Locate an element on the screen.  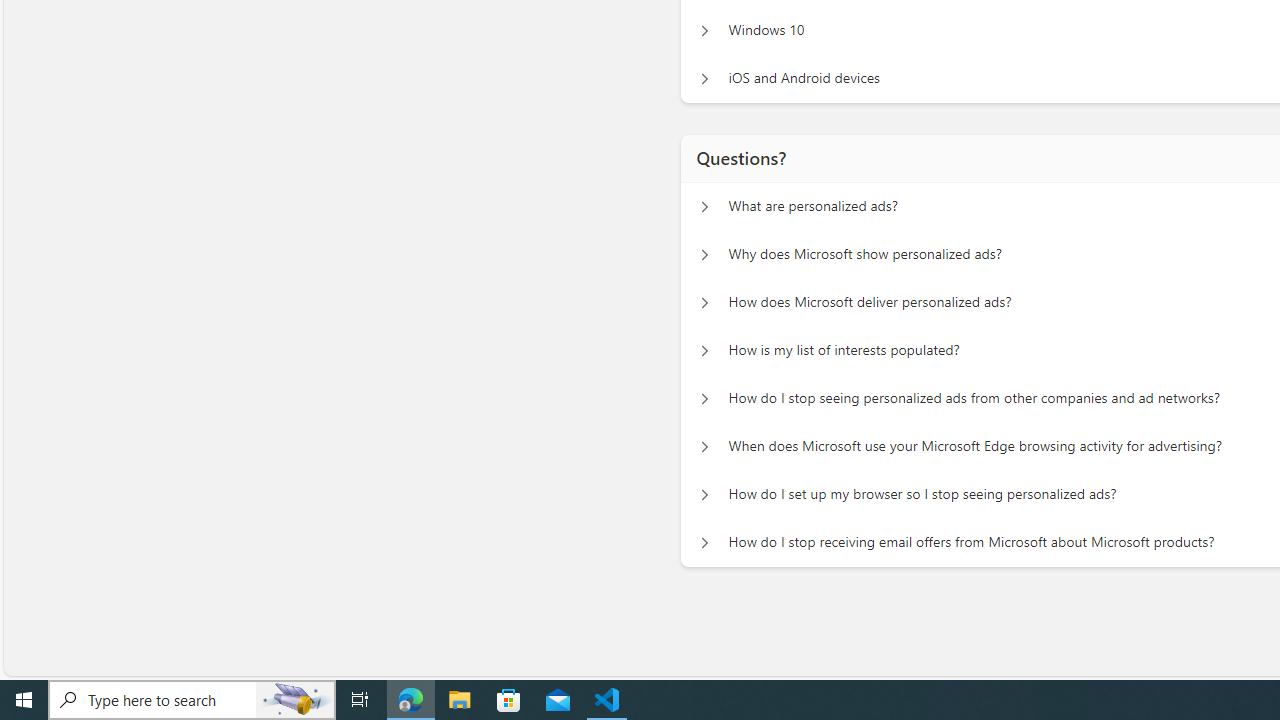
'Questions? How is my list of interests populated?' is located at coordinates (704, 350).